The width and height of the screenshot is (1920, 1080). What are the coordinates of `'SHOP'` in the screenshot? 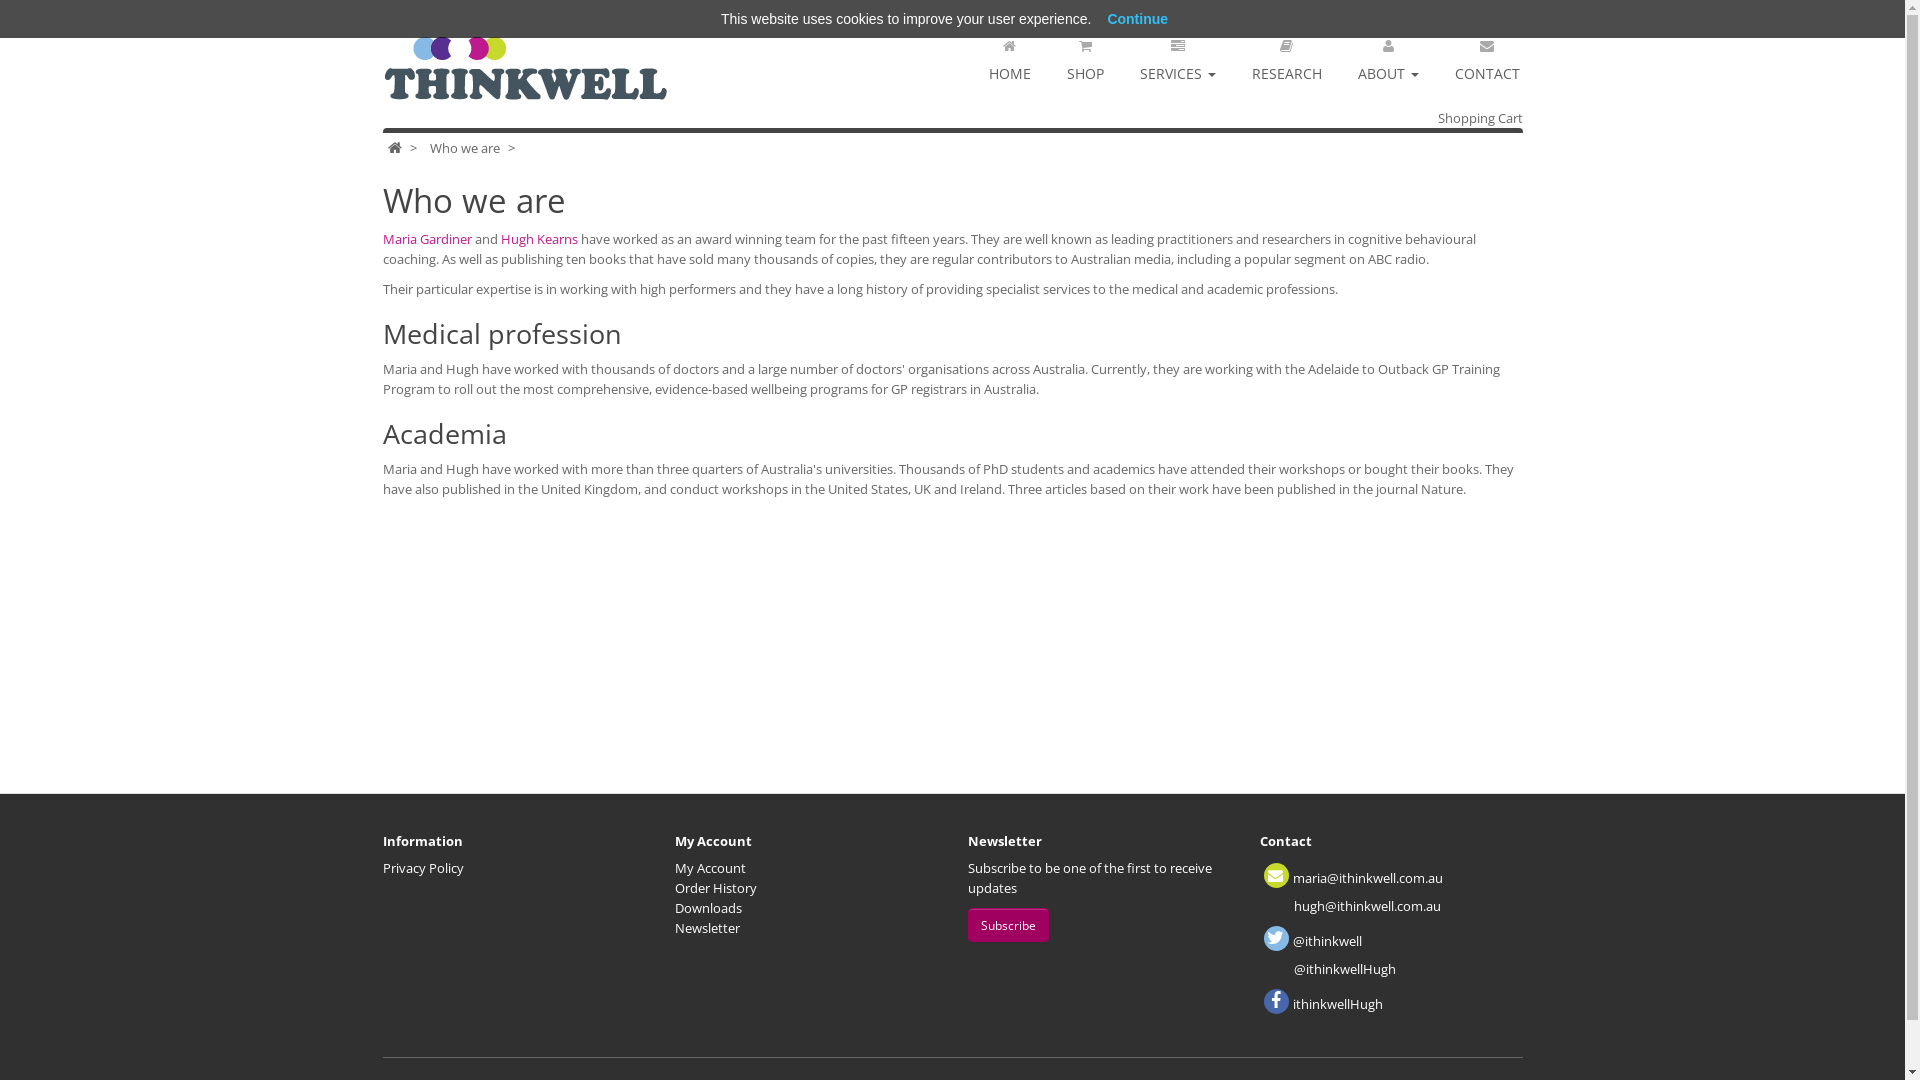 It's located at (1083, 53).